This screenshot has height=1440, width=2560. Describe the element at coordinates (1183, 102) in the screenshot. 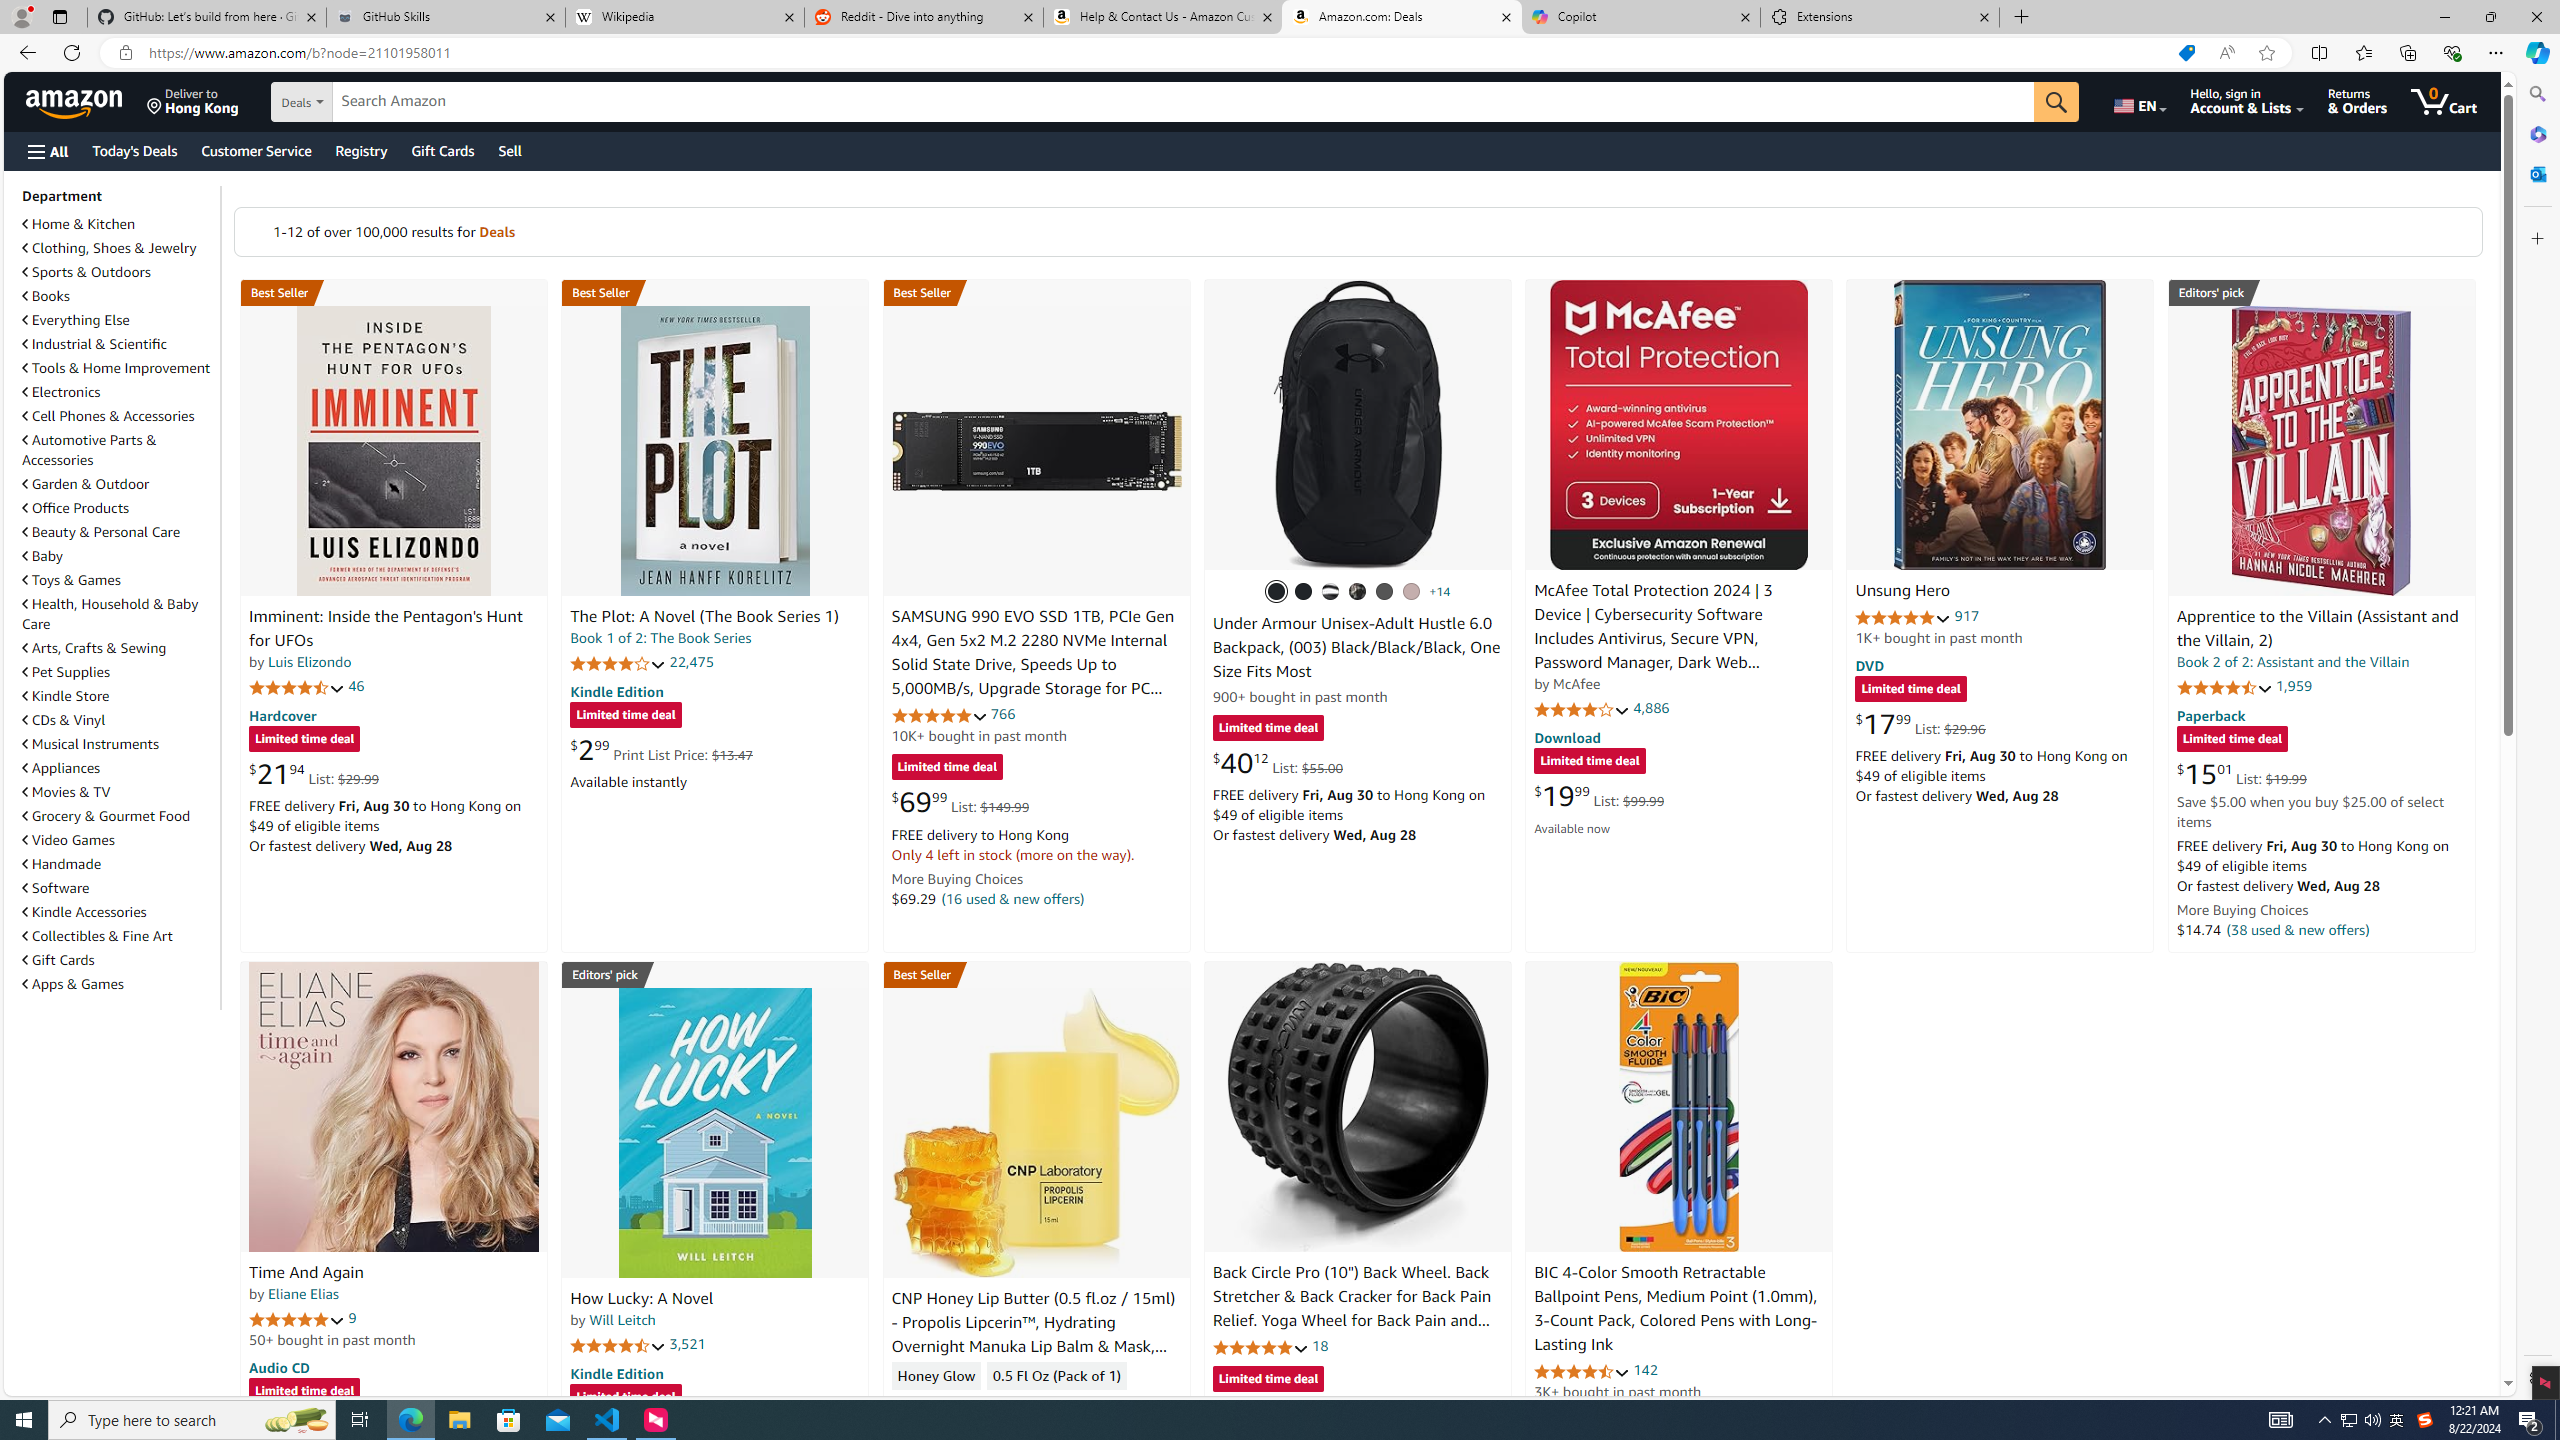

I see `'Search Amazon'` at that location.